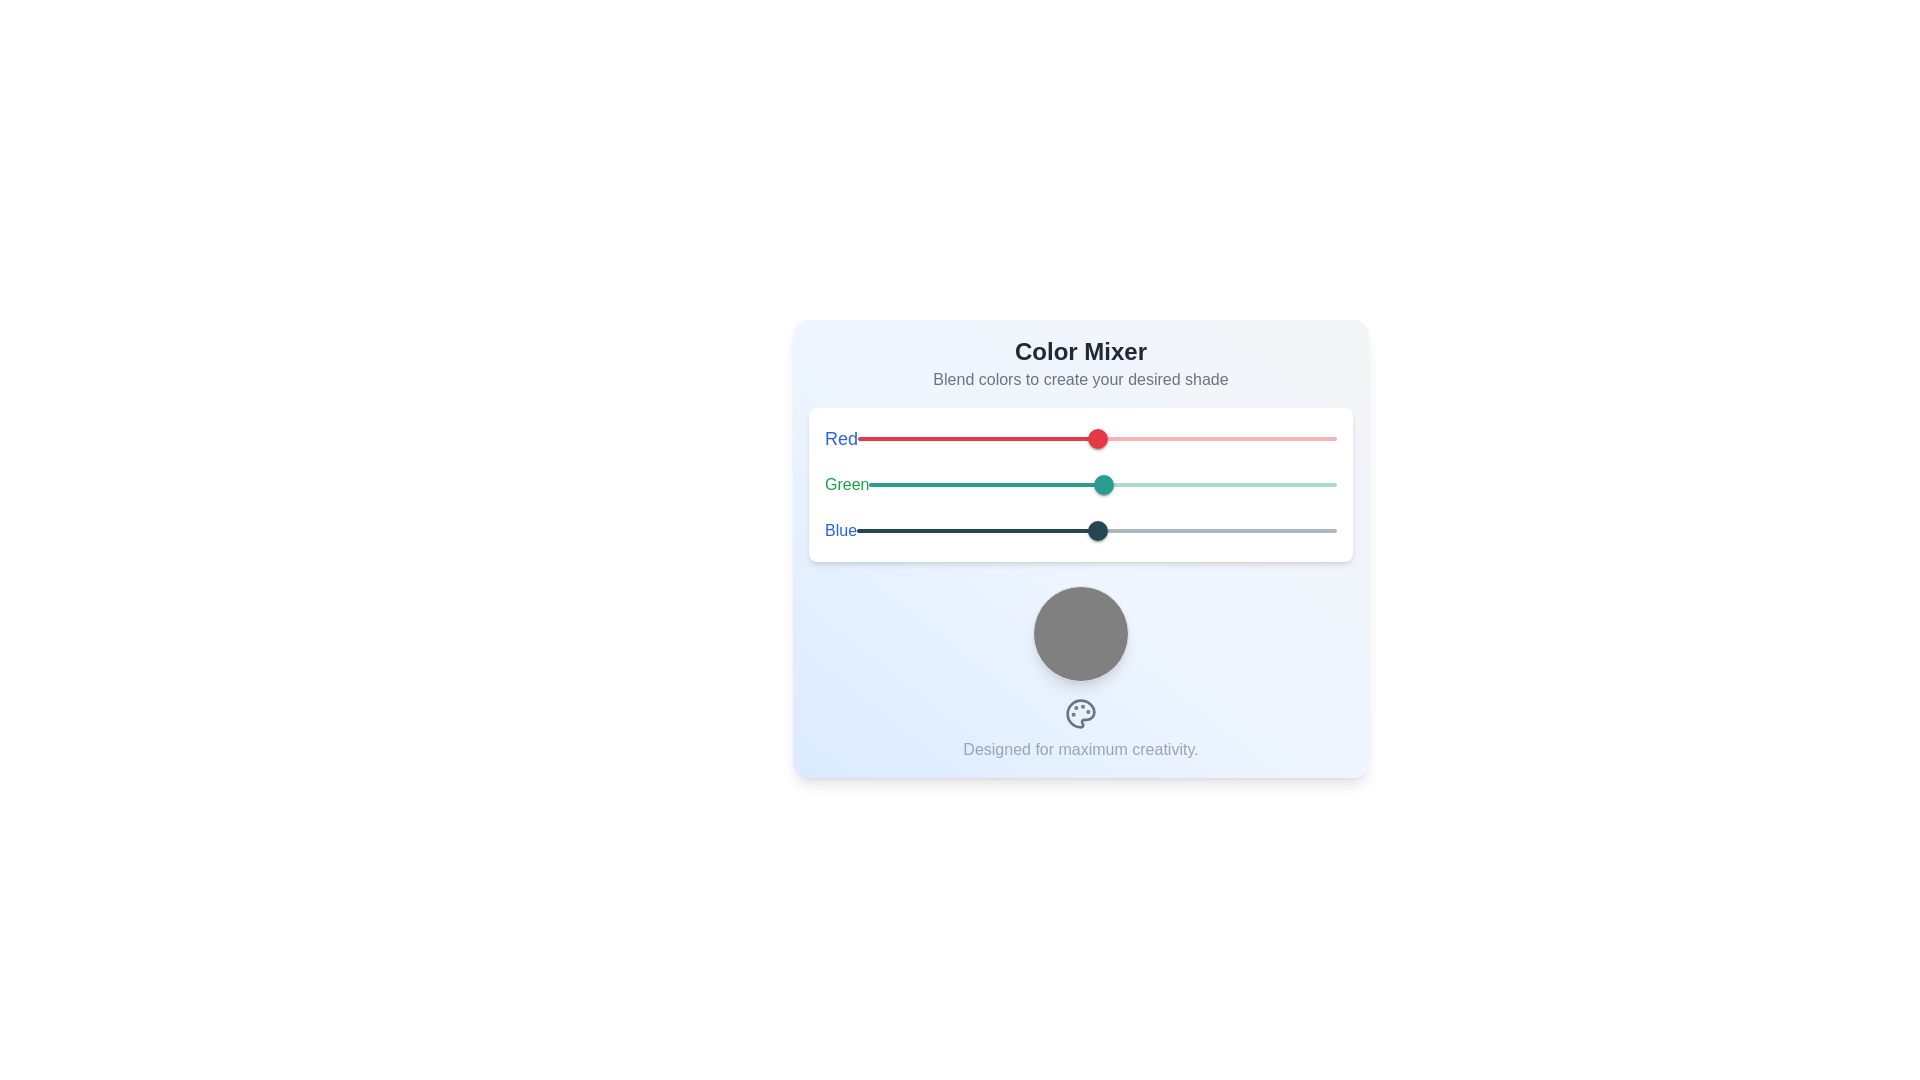  Describe the element at coordinates (1079, 380) in the screenshot. I see `the static text that reads 'Blend colors to create your desired shade', which is styled in muted gray font and located below the title 'Color Mixer'` at that location.